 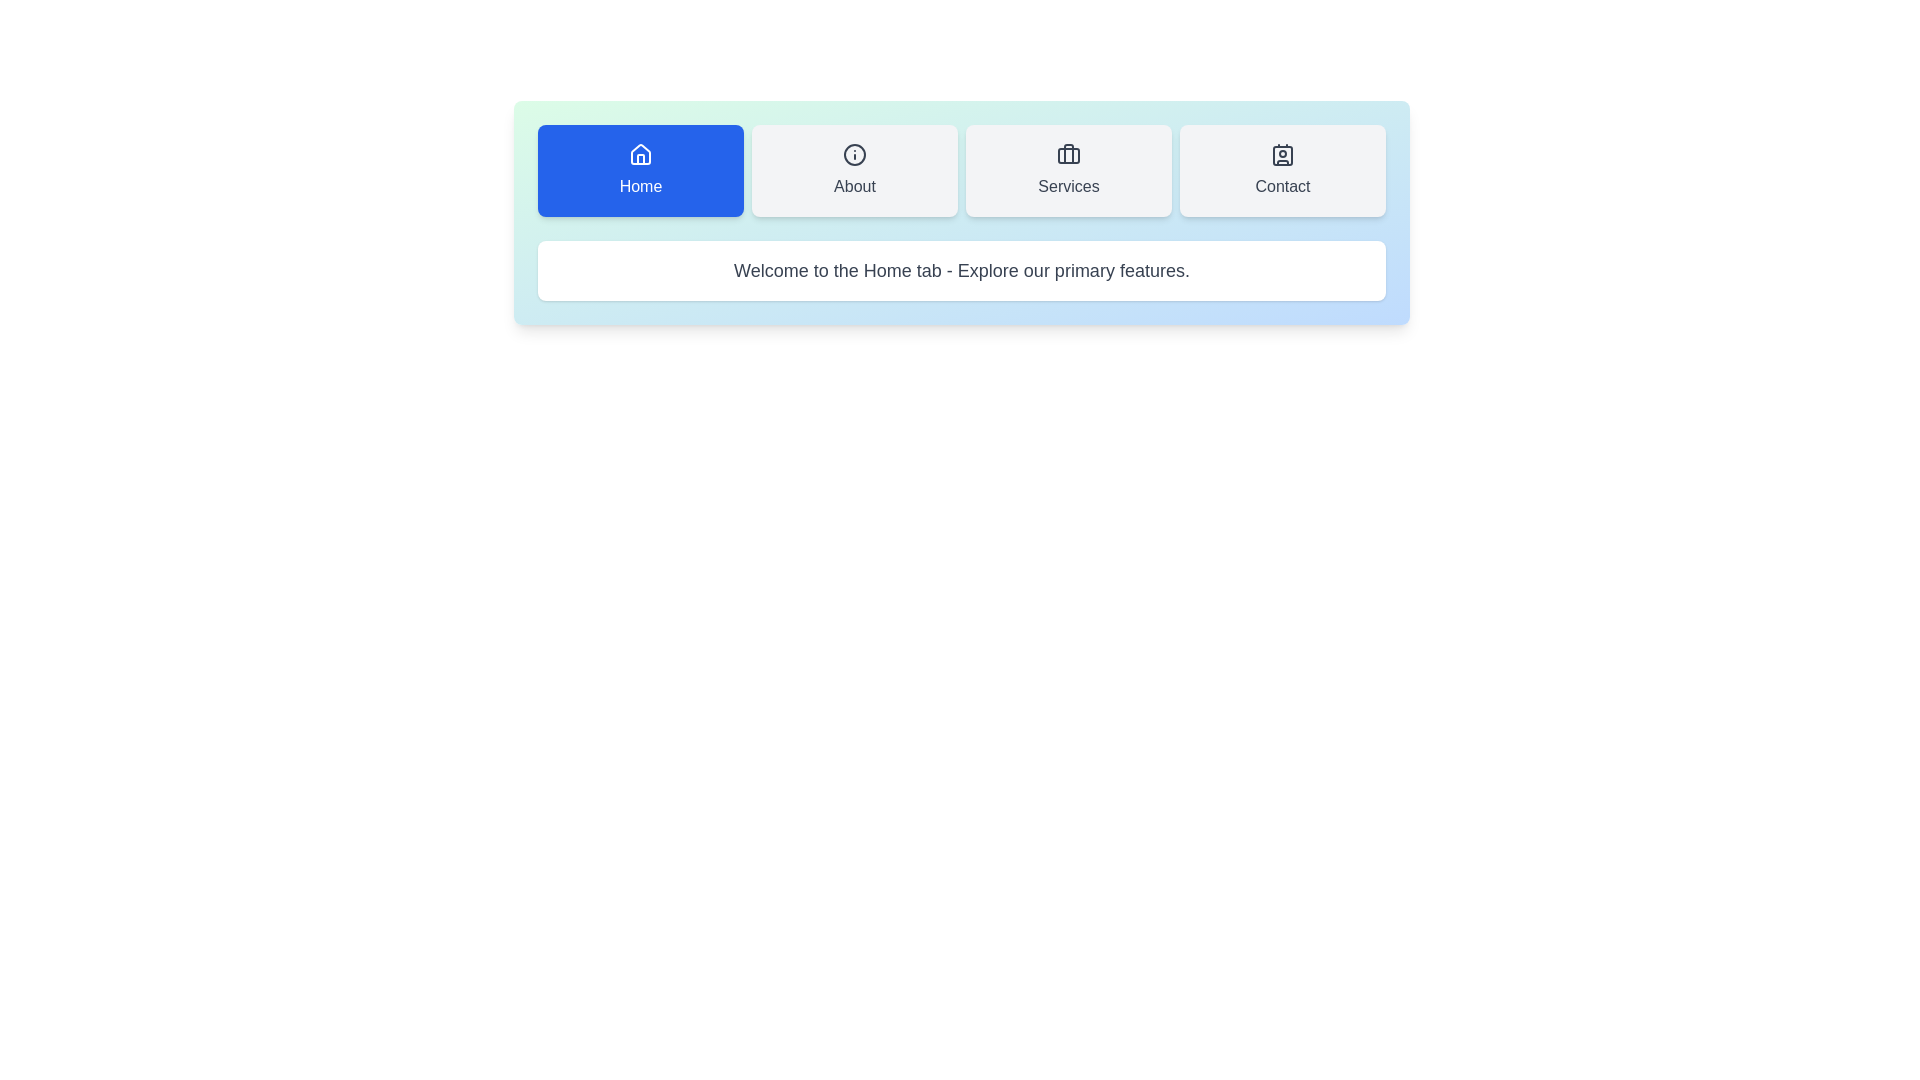 I want to click on the button in the fourth slot of the grid layout, so click(x=1282, y=169).